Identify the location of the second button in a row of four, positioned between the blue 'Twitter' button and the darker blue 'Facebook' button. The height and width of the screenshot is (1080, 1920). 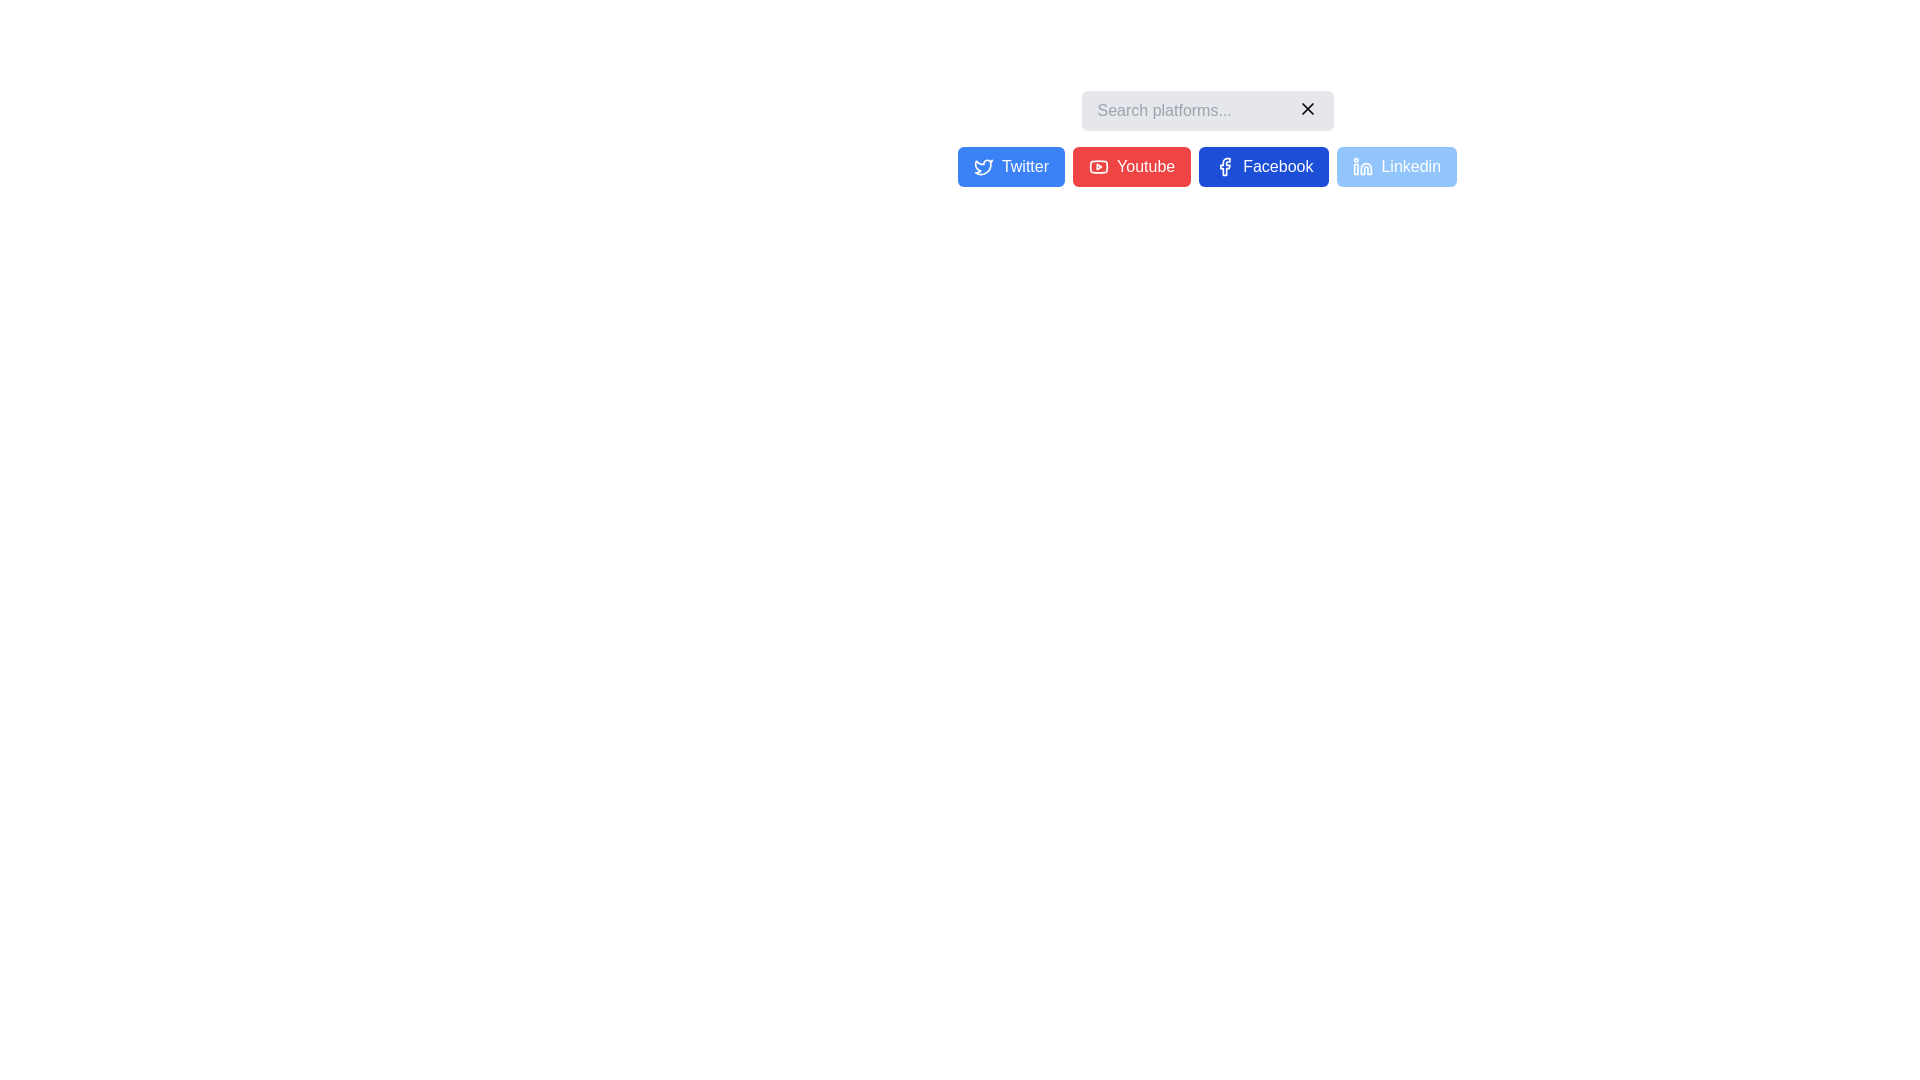
(1132, 165).